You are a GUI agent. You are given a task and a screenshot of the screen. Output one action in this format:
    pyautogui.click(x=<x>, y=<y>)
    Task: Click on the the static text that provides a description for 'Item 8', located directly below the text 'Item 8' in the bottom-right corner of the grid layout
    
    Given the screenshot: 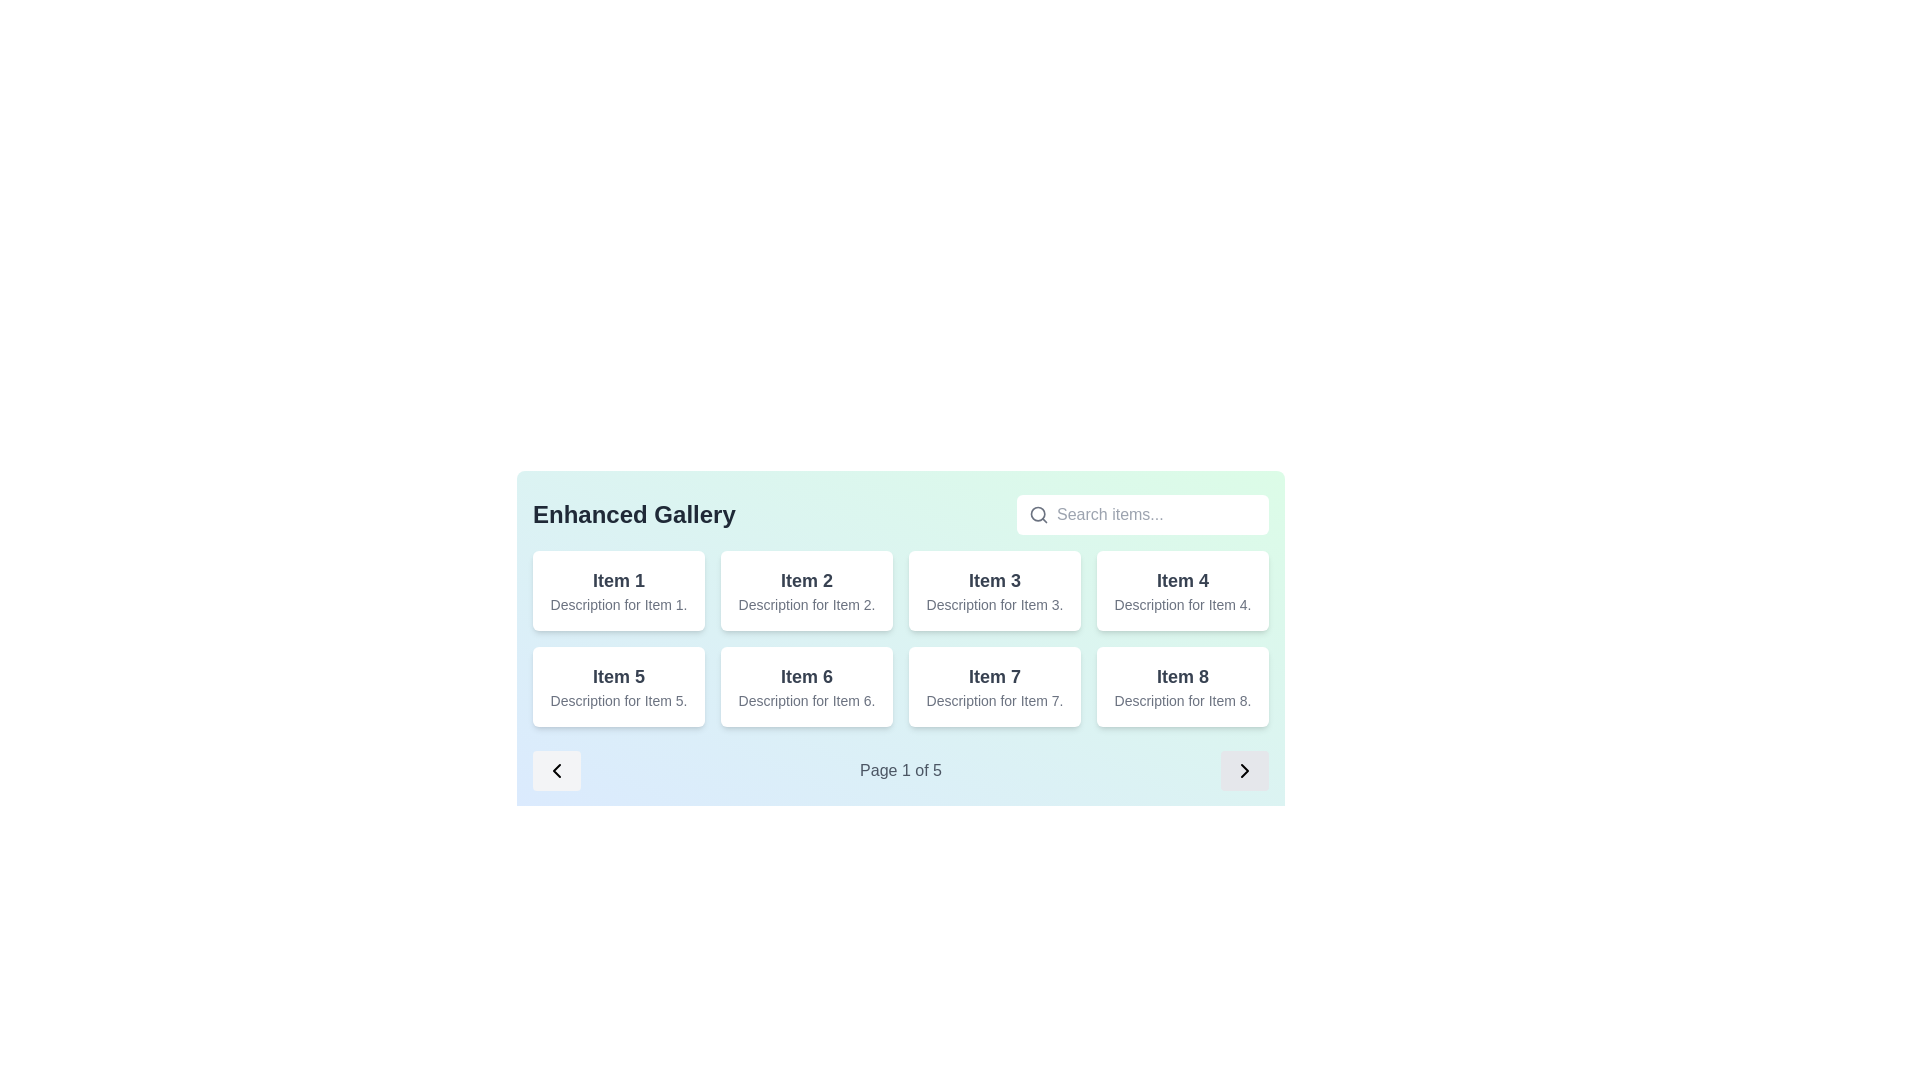 What is the action you would take?
    pyautogui.click(x=1182, y=700)
    